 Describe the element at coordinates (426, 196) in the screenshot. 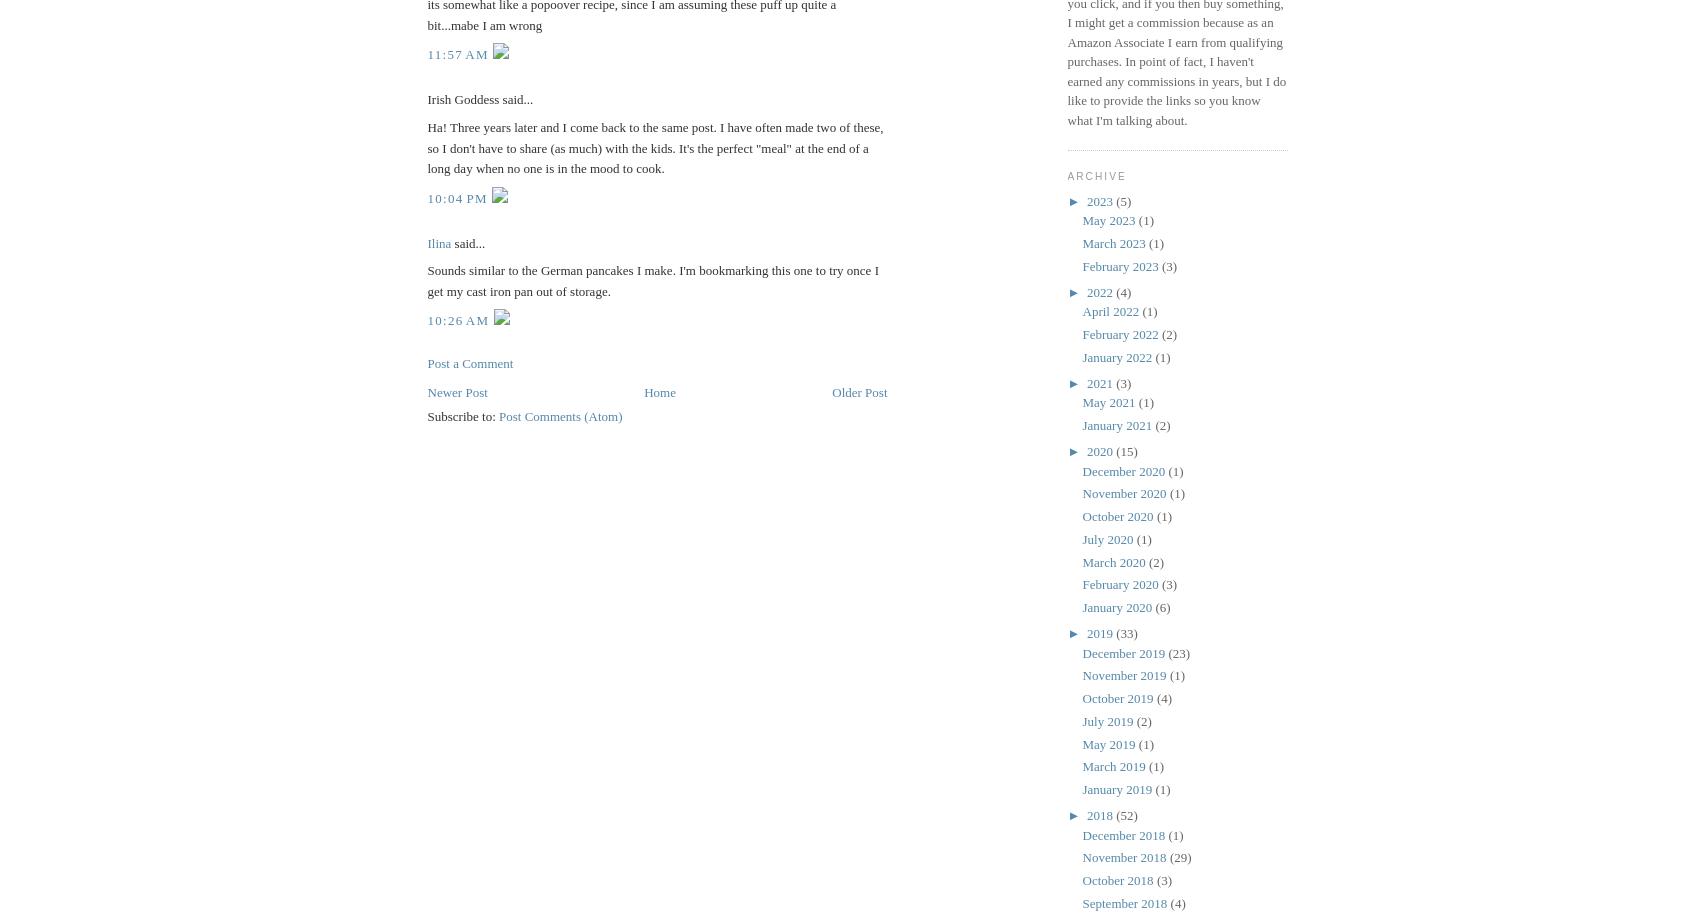

I see `'10:04 PM'` at that location.